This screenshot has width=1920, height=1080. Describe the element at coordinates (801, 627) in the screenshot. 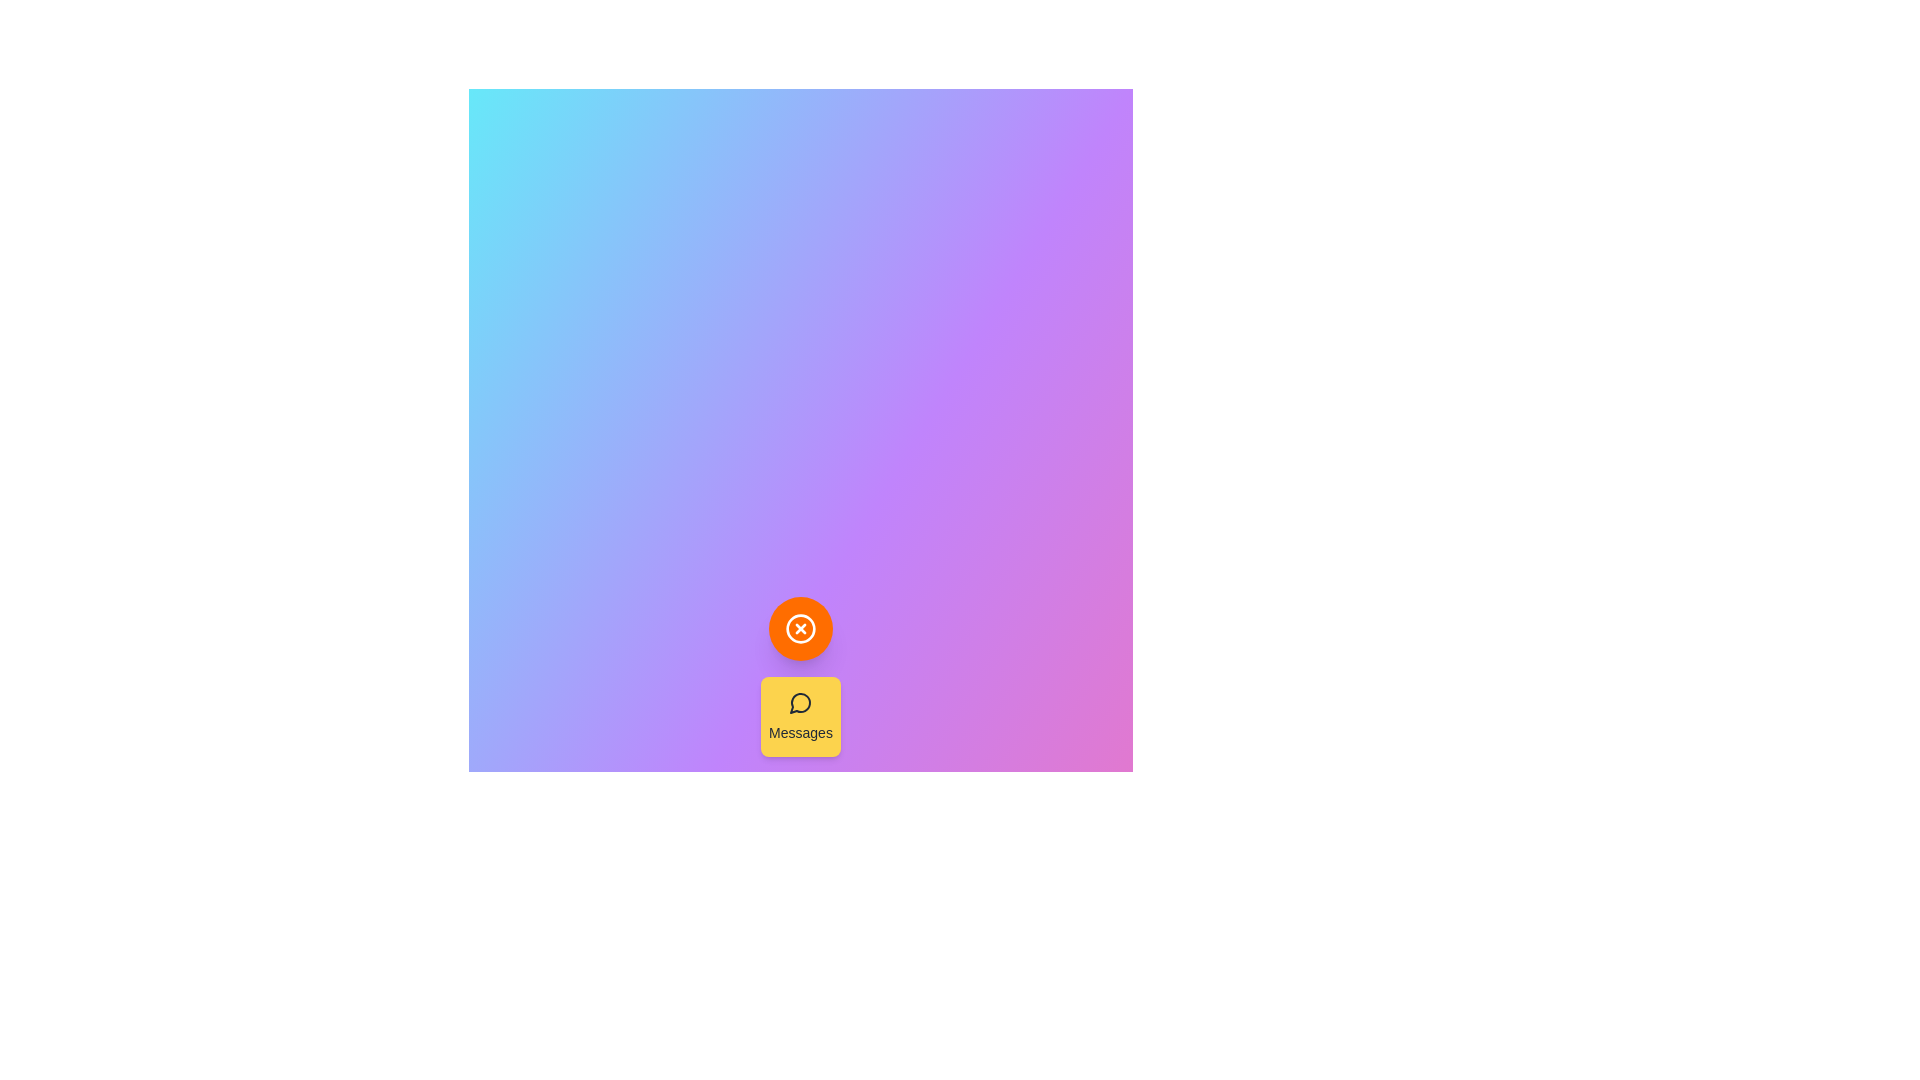

I see `the main button to toggle the menu` at that location.